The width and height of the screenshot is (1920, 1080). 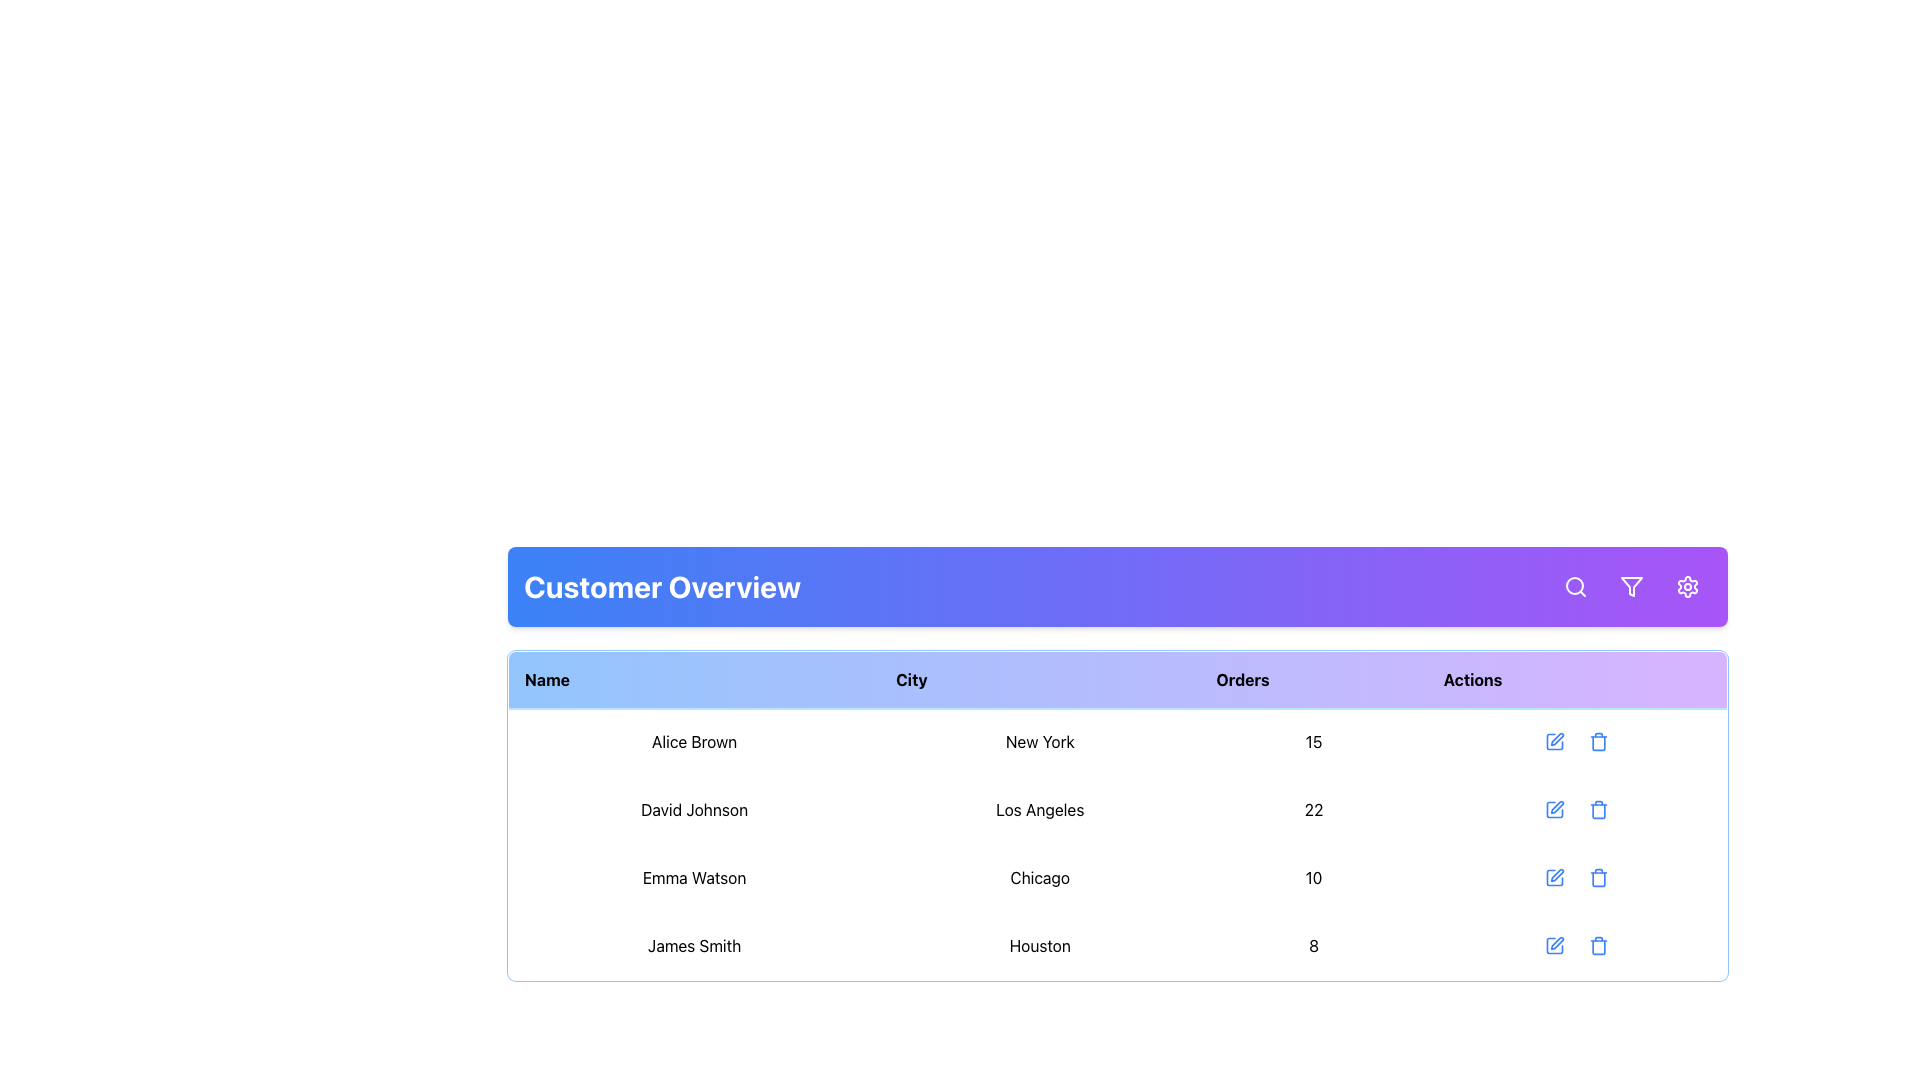 What do you see at coordinates (1554, 741) in the screenshot?
I see `the edit button located in the 'Actions' column of the first row in the table to allow the user` at bounding box center [1554, 741].